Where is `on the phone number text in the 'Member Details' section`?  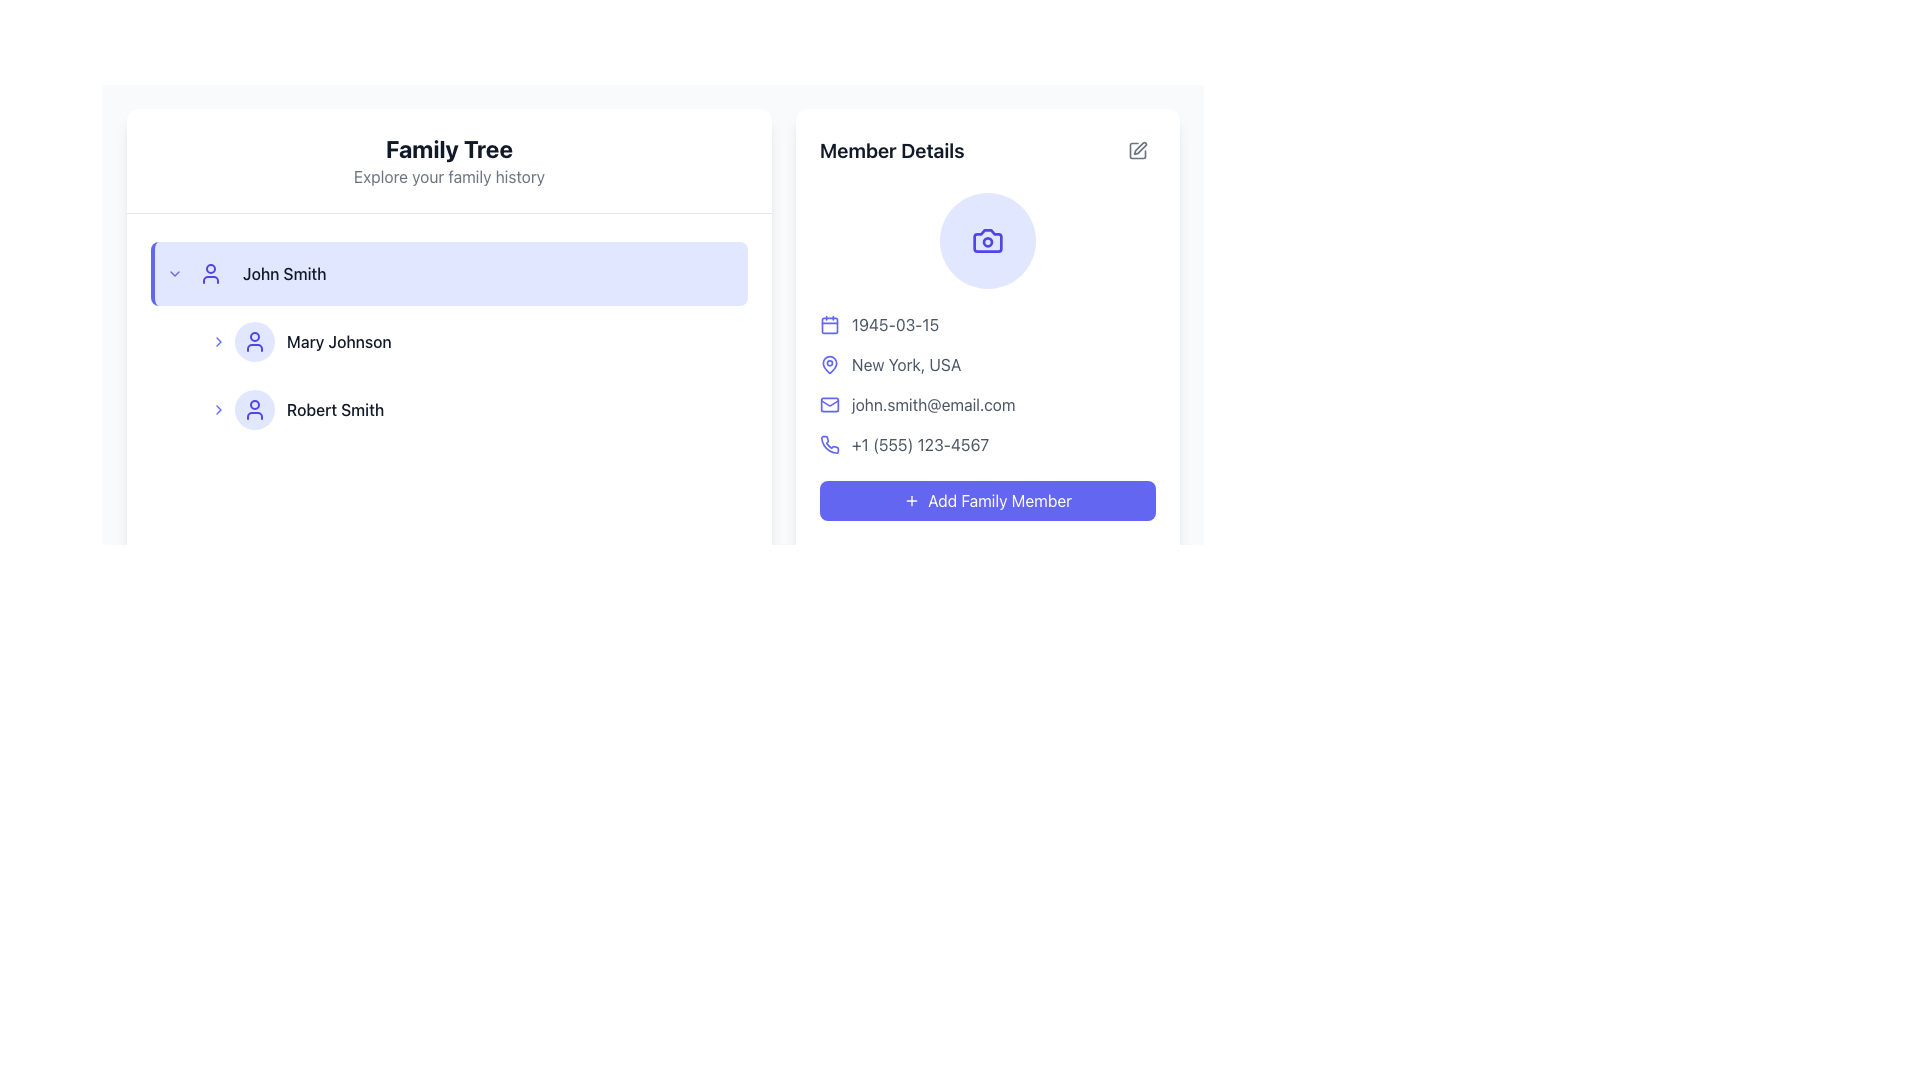
on the phone number text in the 'Member Details' section is located at coordinates (919, 443).